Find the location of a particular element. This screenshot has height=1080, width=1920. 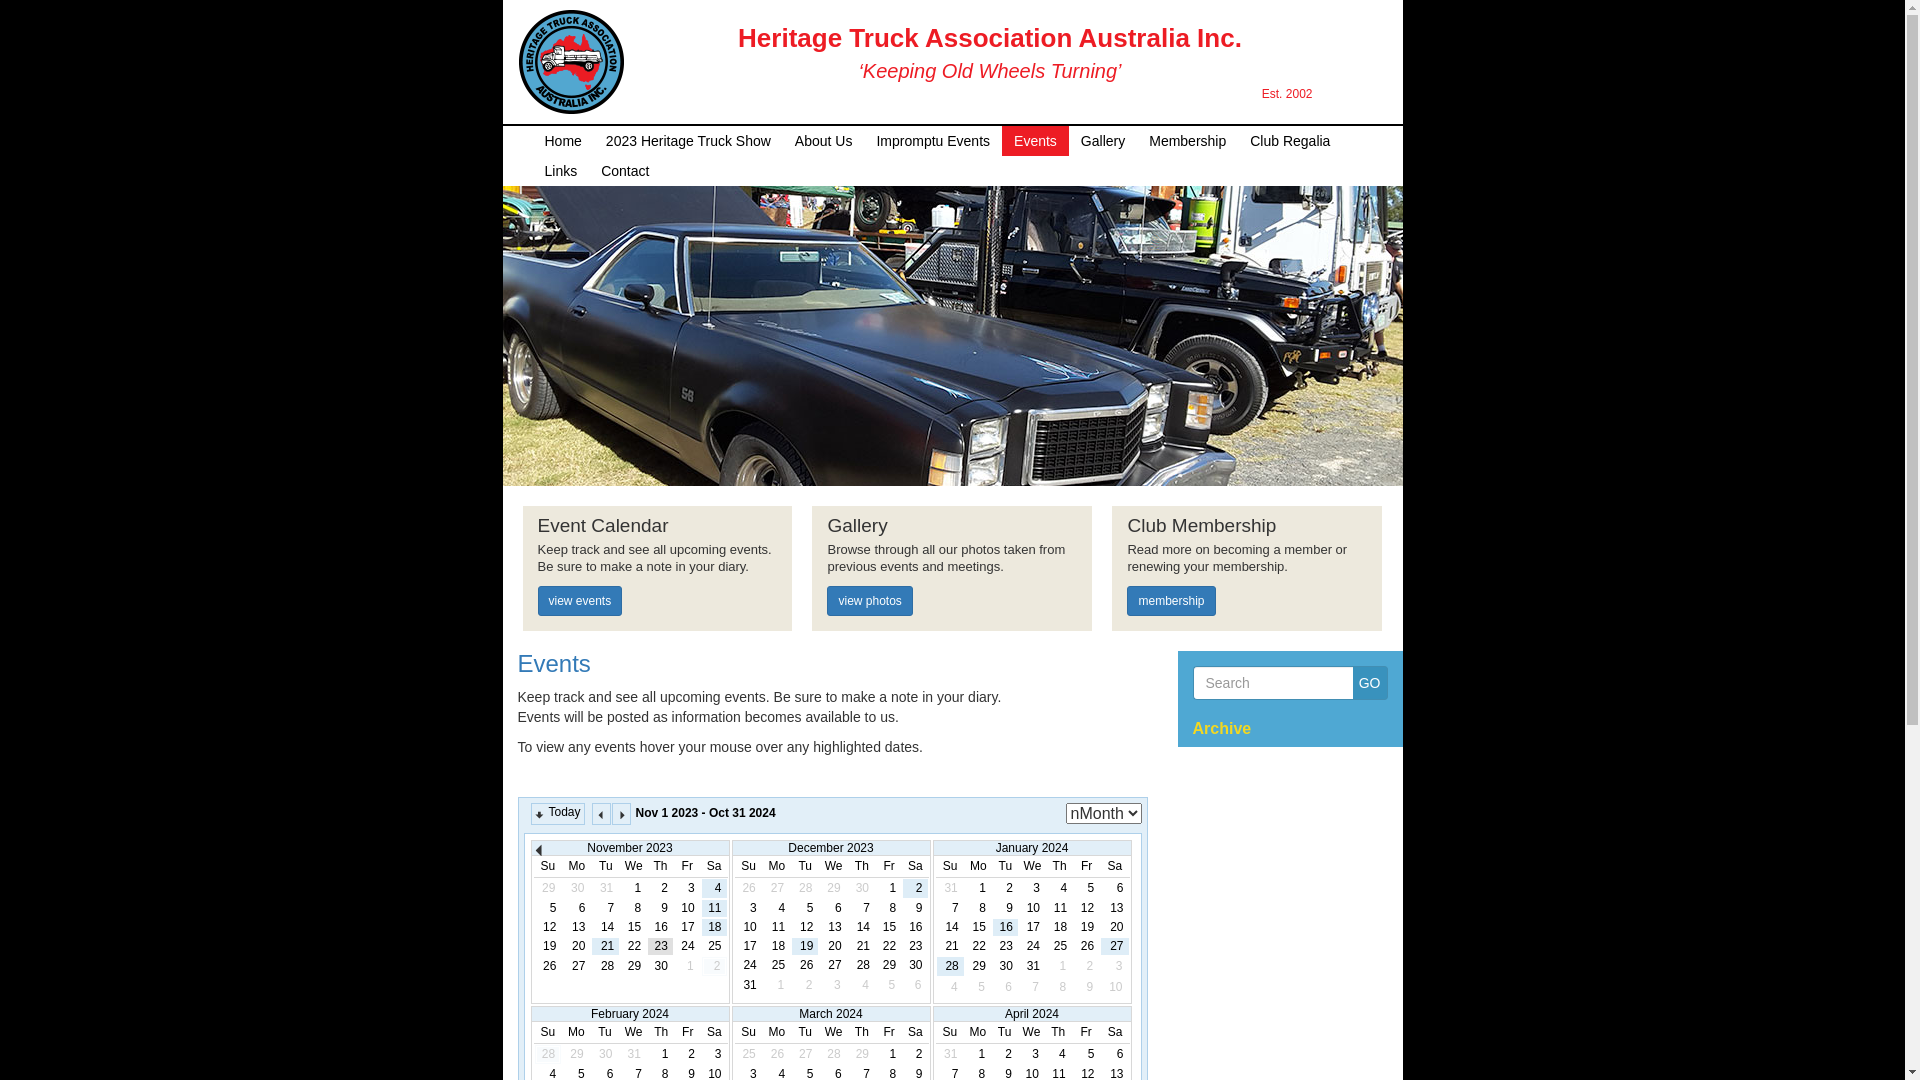

'4' is located at coordinates (714, 887).